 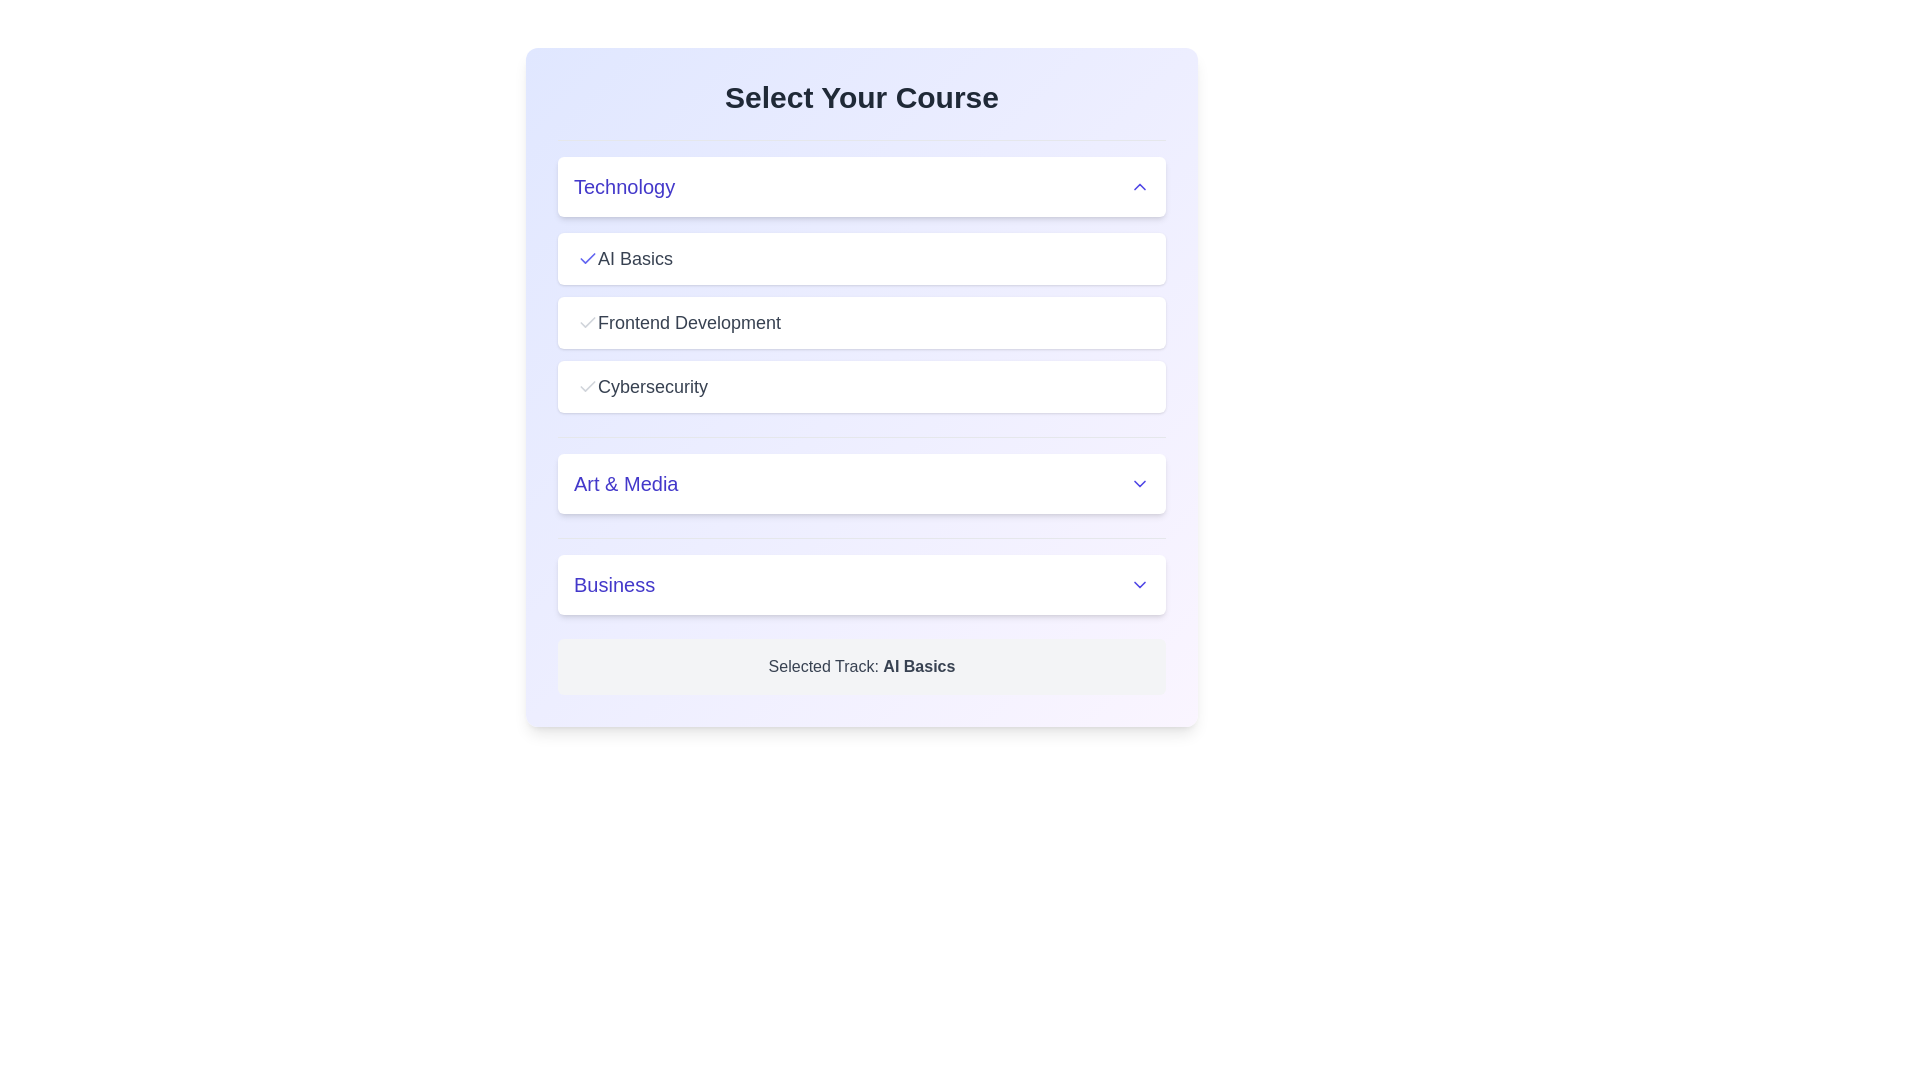 I want to click on the 'Frontend Development' selectable list item in the Technology section, so click(x=862, y=322).